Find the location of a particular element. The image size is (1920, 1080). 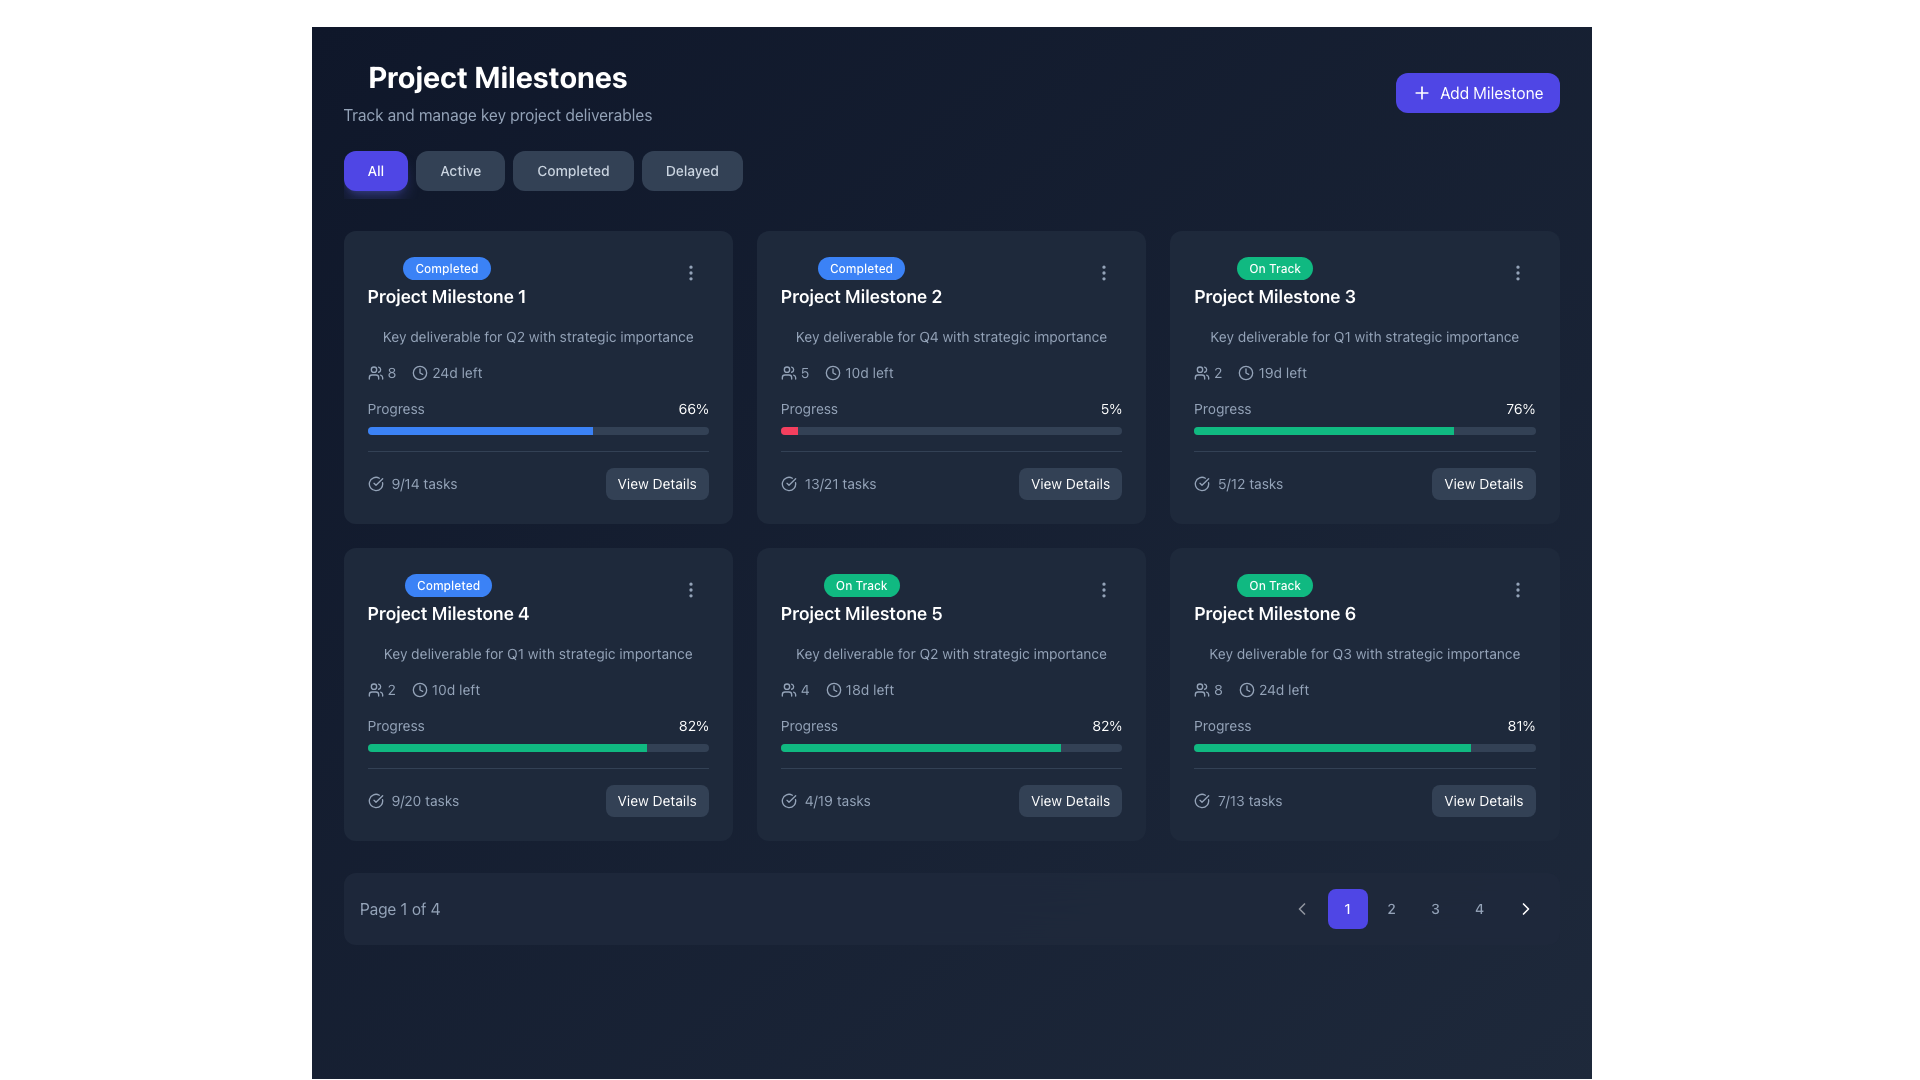

the vertical ellipsis icon located in the top-right corner of the 'Project Milestone 6' card is located at coordinates (1517, 589).